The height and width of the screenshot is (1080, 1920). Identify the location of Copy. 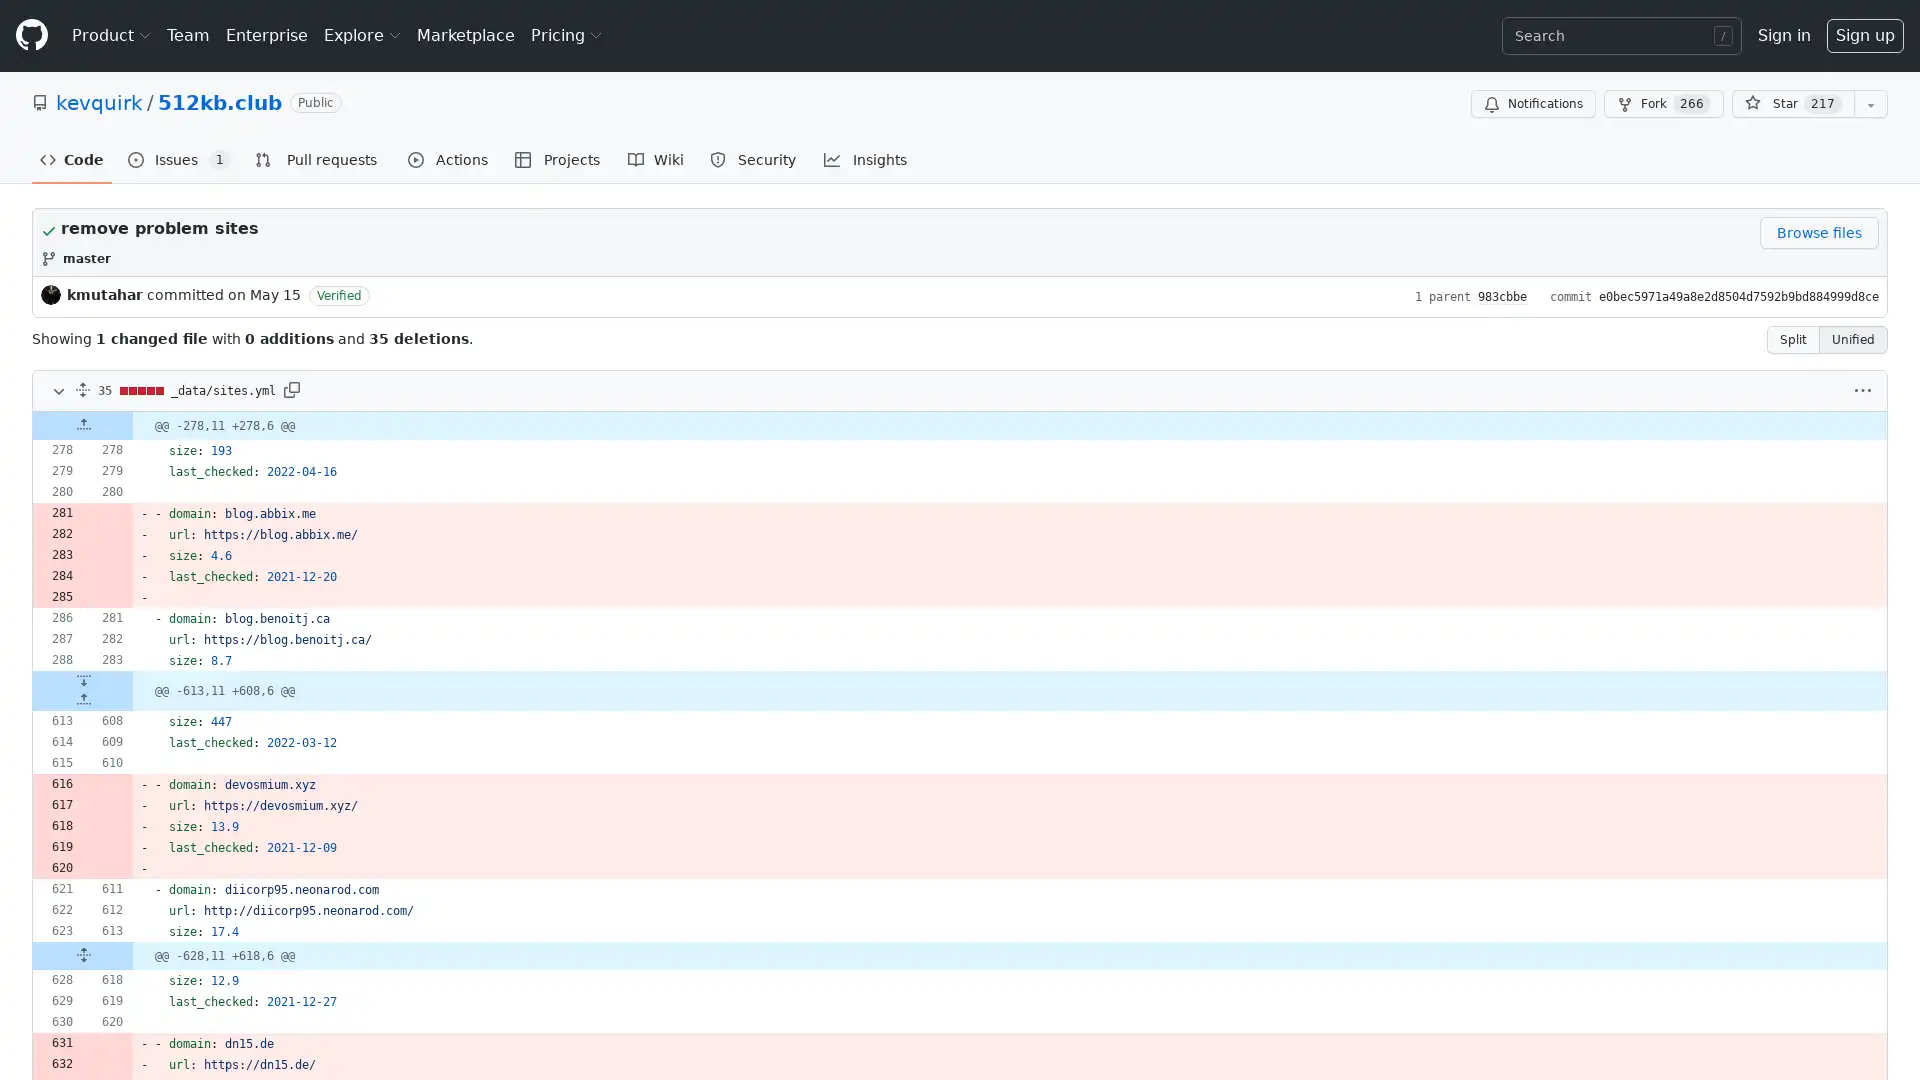
(291, 389).